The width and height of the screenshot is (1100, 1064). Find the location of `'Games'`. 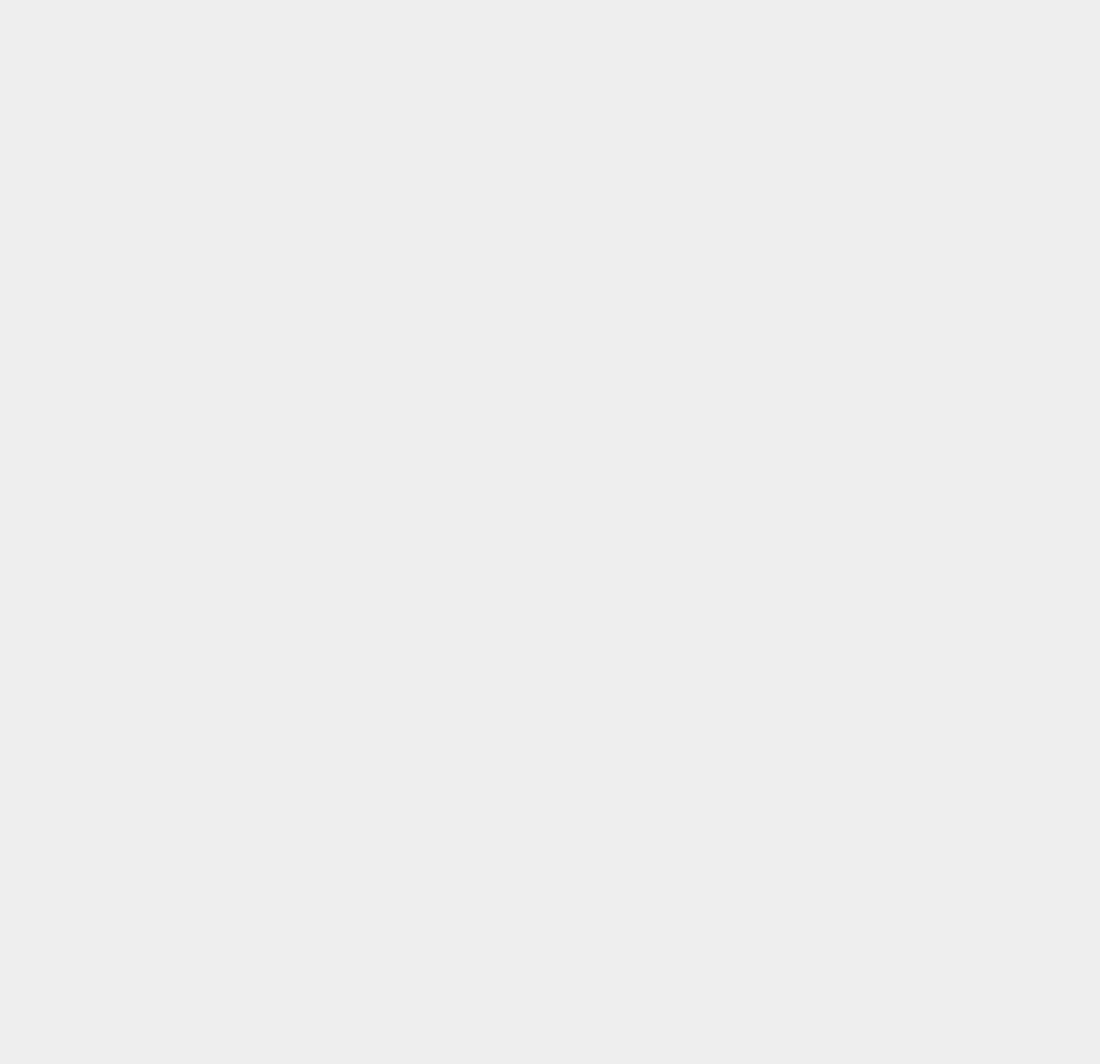

'Games' is located at coordinates (800, 987).